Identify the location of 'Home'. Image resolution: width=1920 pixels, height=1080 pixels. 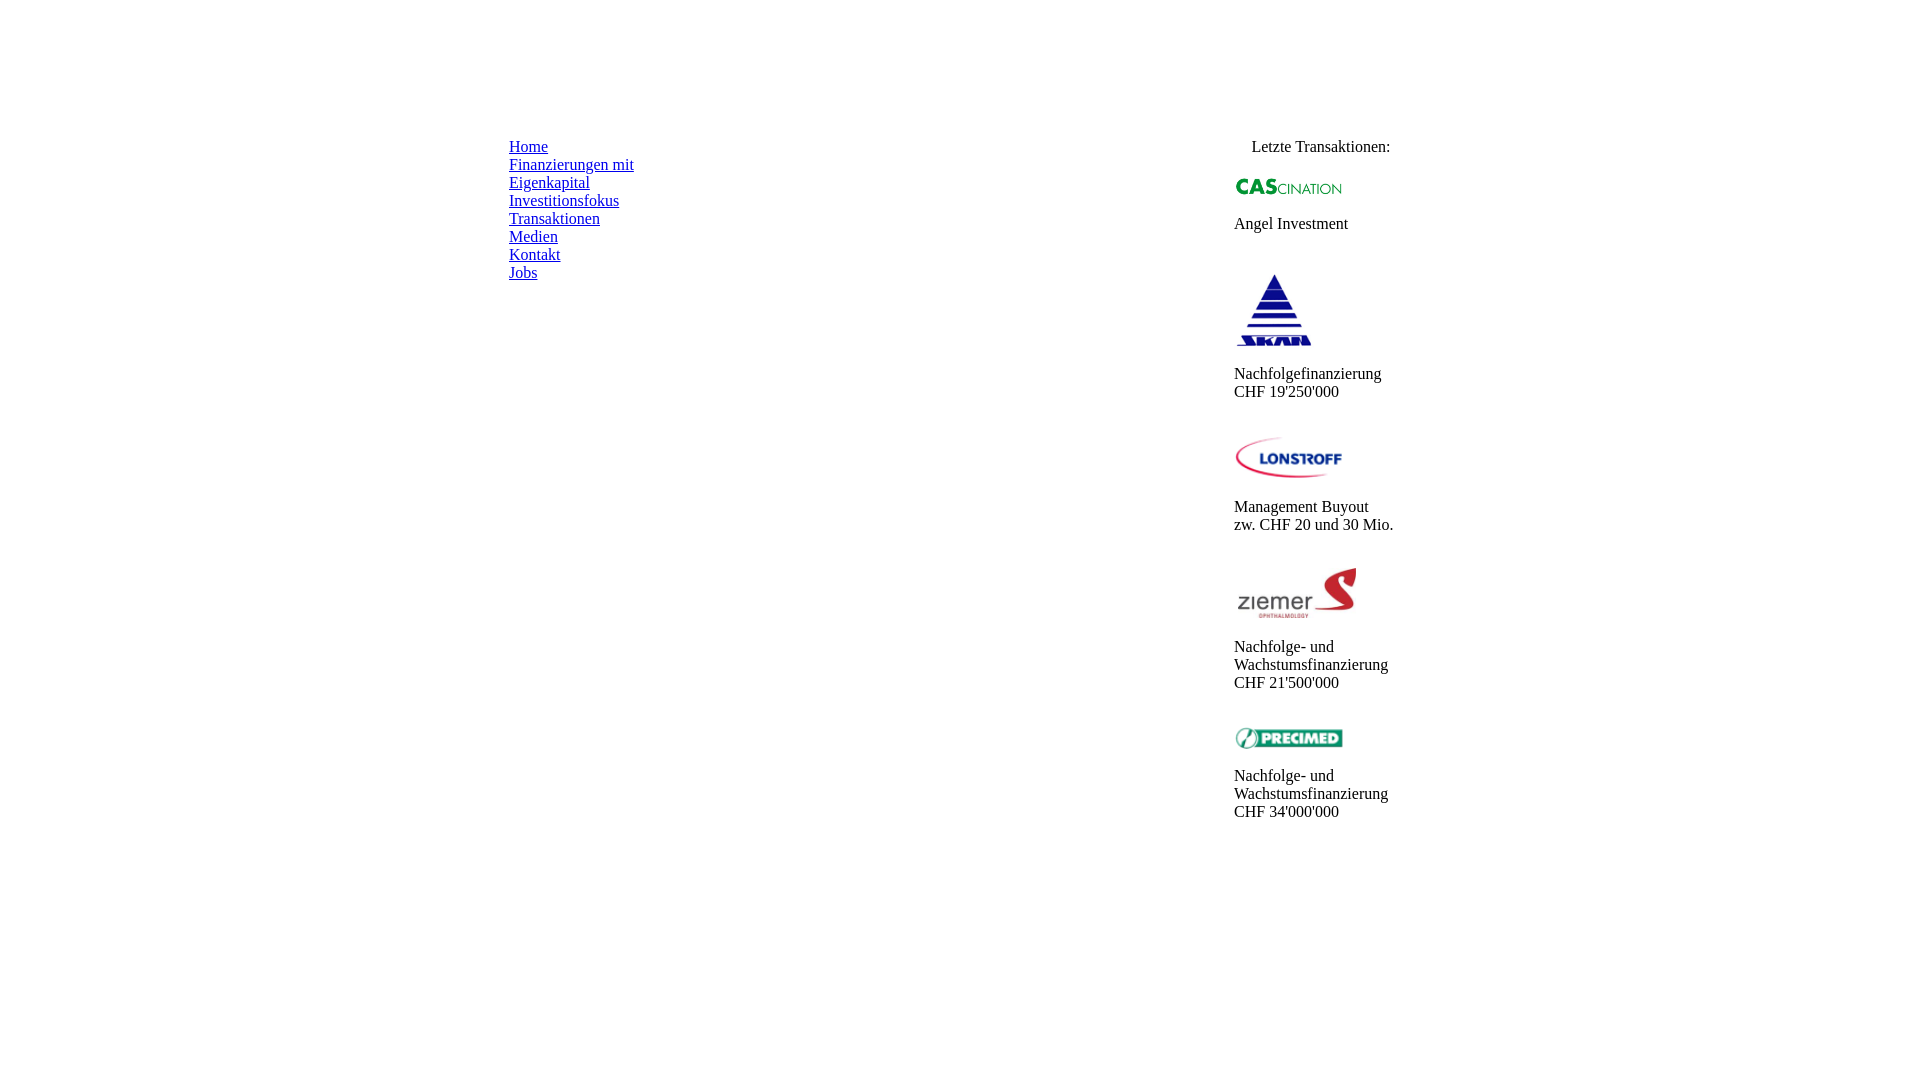
(508, 145).